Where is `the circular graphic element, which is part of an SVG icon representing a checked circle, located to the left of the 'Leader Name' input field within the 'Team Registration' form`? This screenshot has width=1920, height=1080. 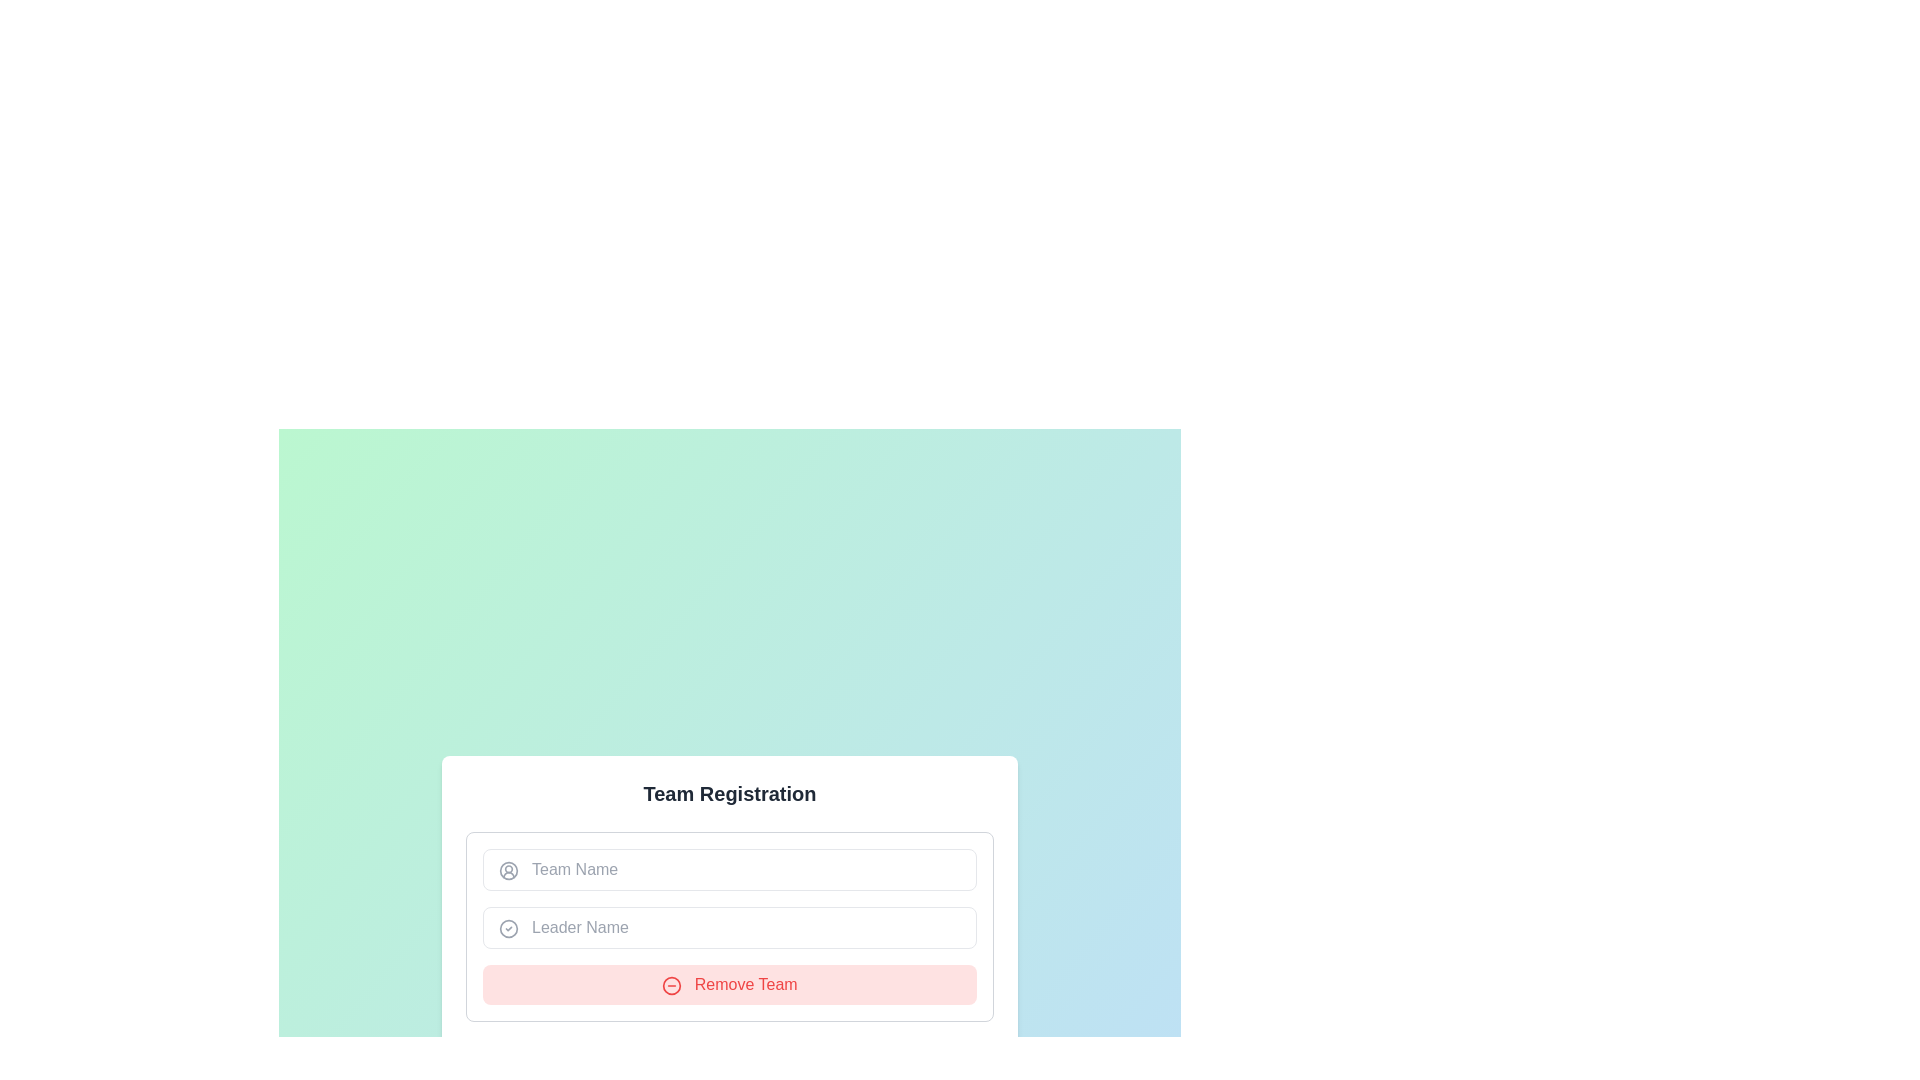 the circular graphic element, which is part of an SVG icon representing a checked circle, located to the left of the 'Leader Name' input field within the 'Team Registration' form is located at coordinates (508, 929).